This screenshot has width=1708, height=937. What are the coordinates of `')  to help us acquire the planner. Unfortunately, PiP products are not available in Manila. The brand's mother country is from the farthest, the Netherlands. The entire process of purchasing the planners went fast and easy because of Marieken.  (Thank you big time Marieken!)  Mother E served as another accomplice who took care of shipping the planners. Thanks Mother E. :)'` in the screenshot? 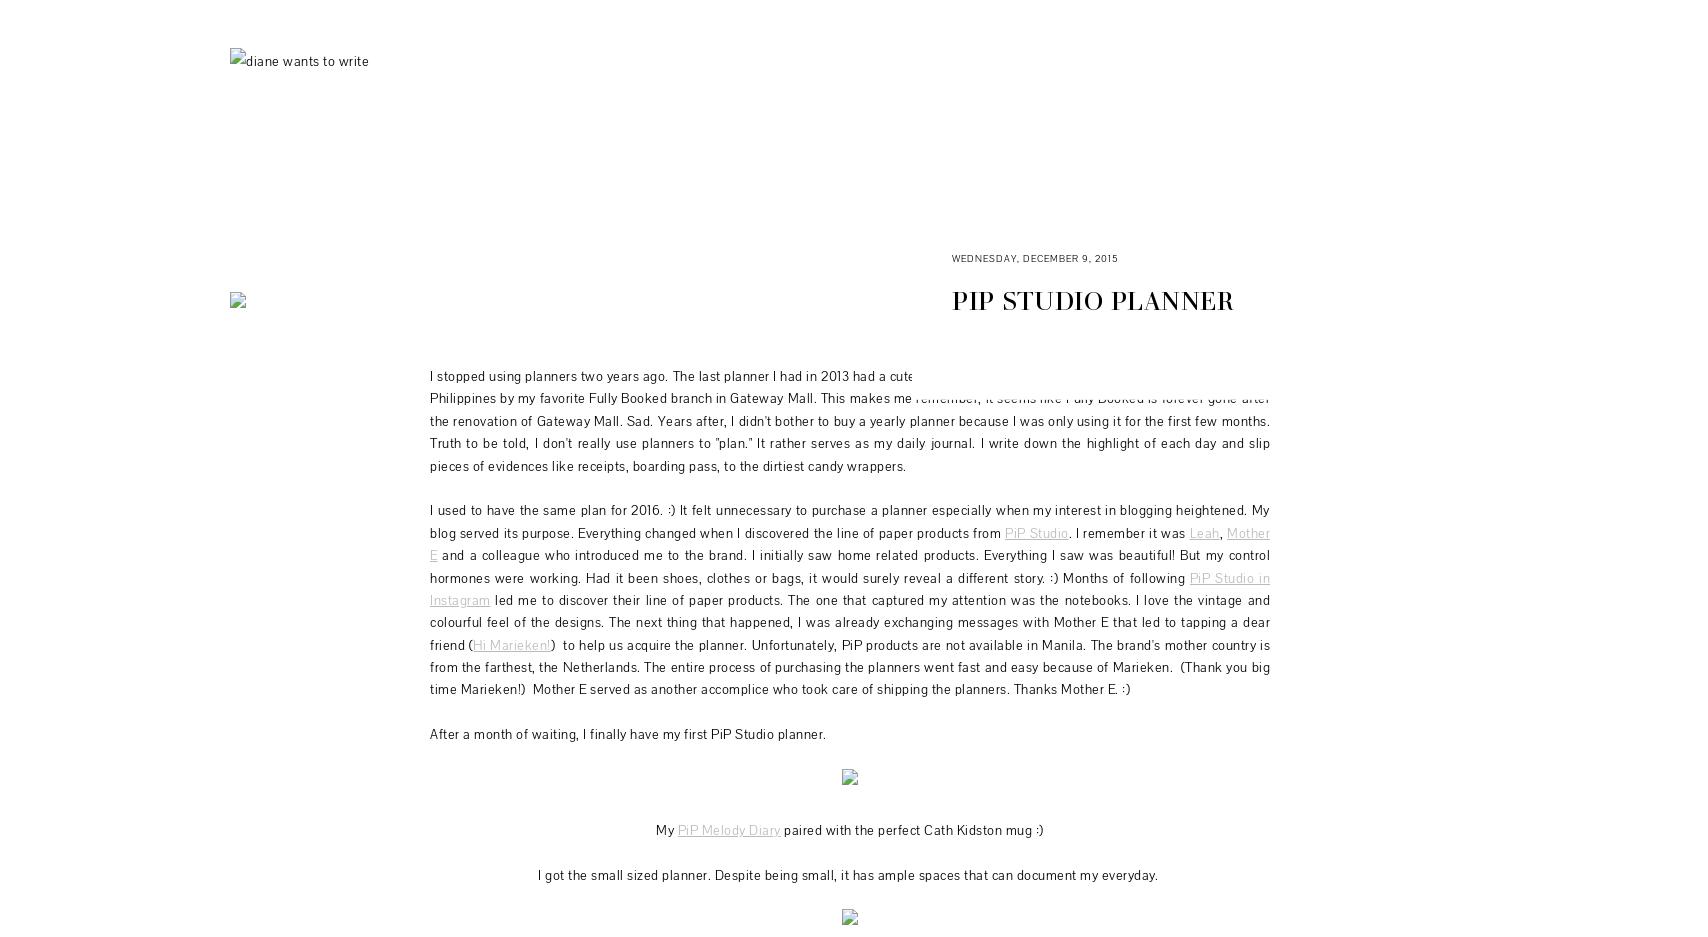 It's located at (850, 666).